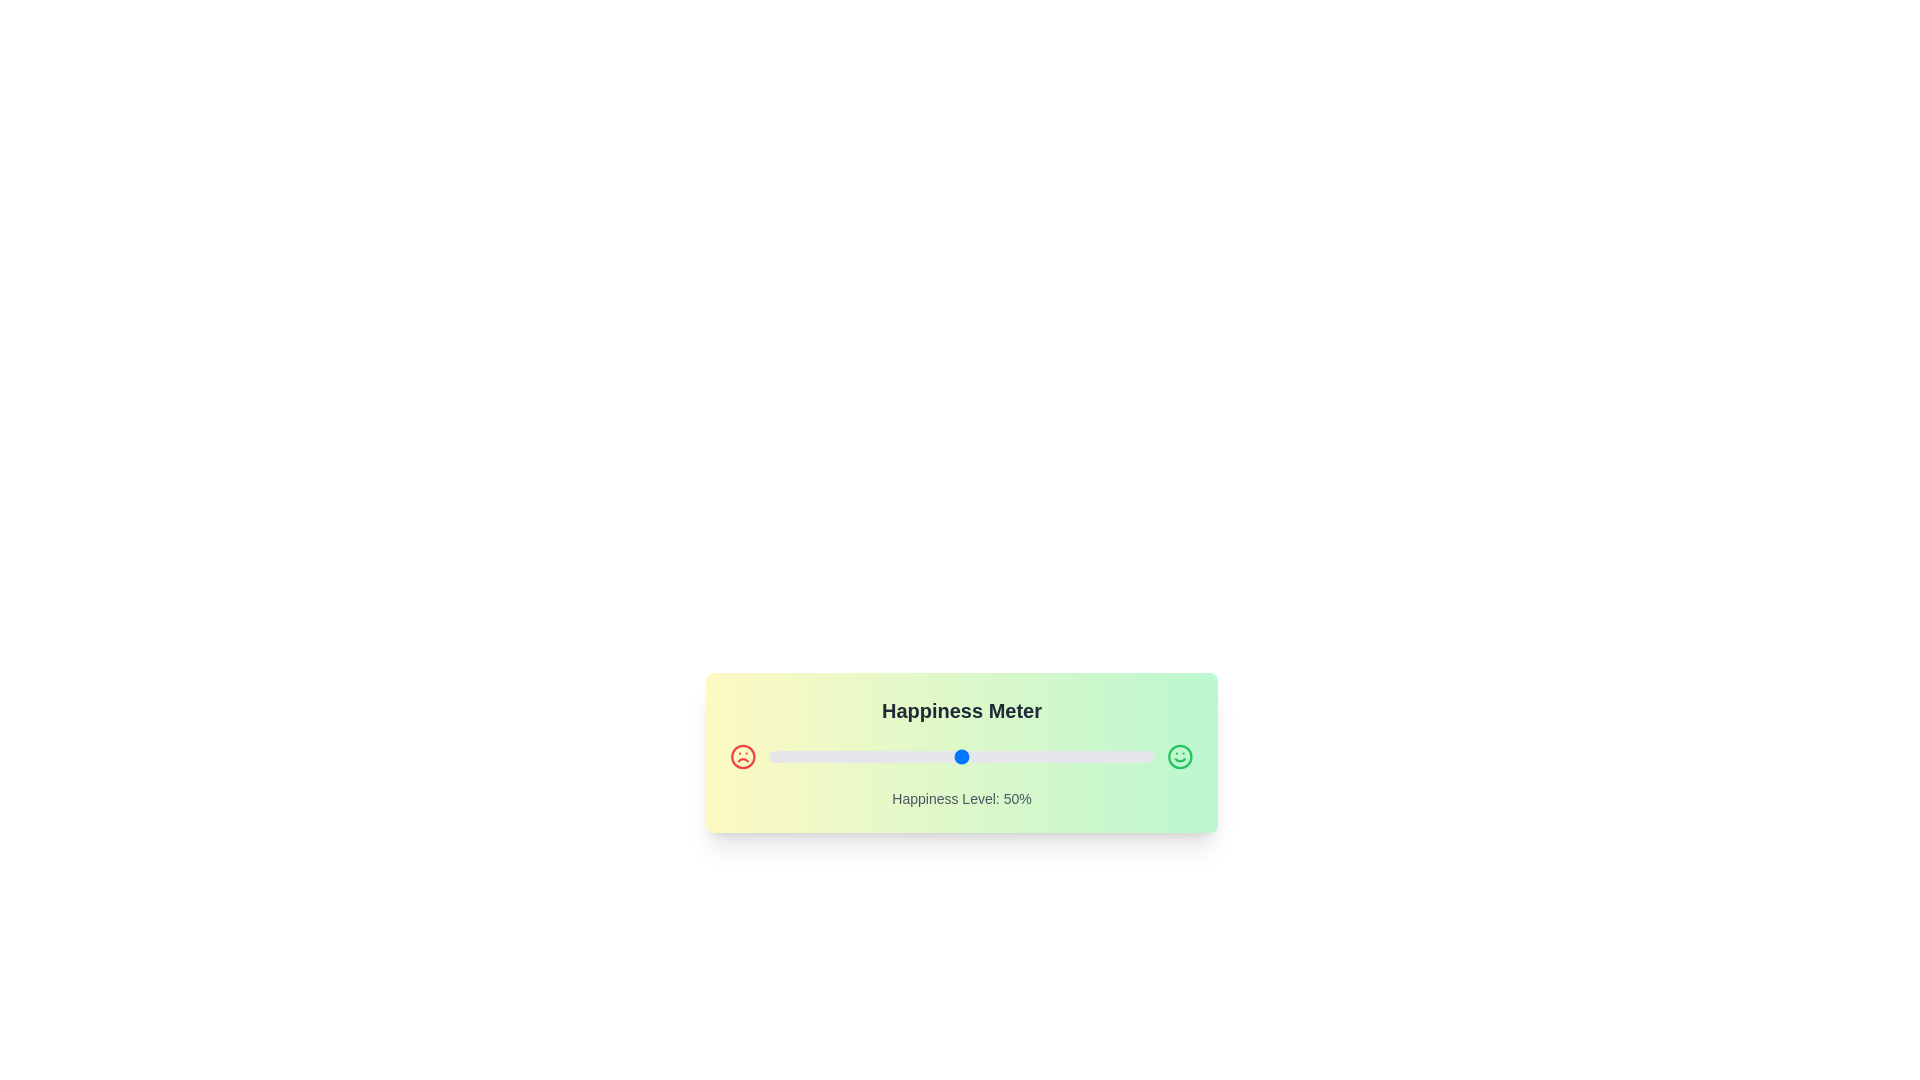 The width and height of the screenshot is (1920, 1080). I want to click on the slider to set the happiness level to 77%, so click(1065, 756).